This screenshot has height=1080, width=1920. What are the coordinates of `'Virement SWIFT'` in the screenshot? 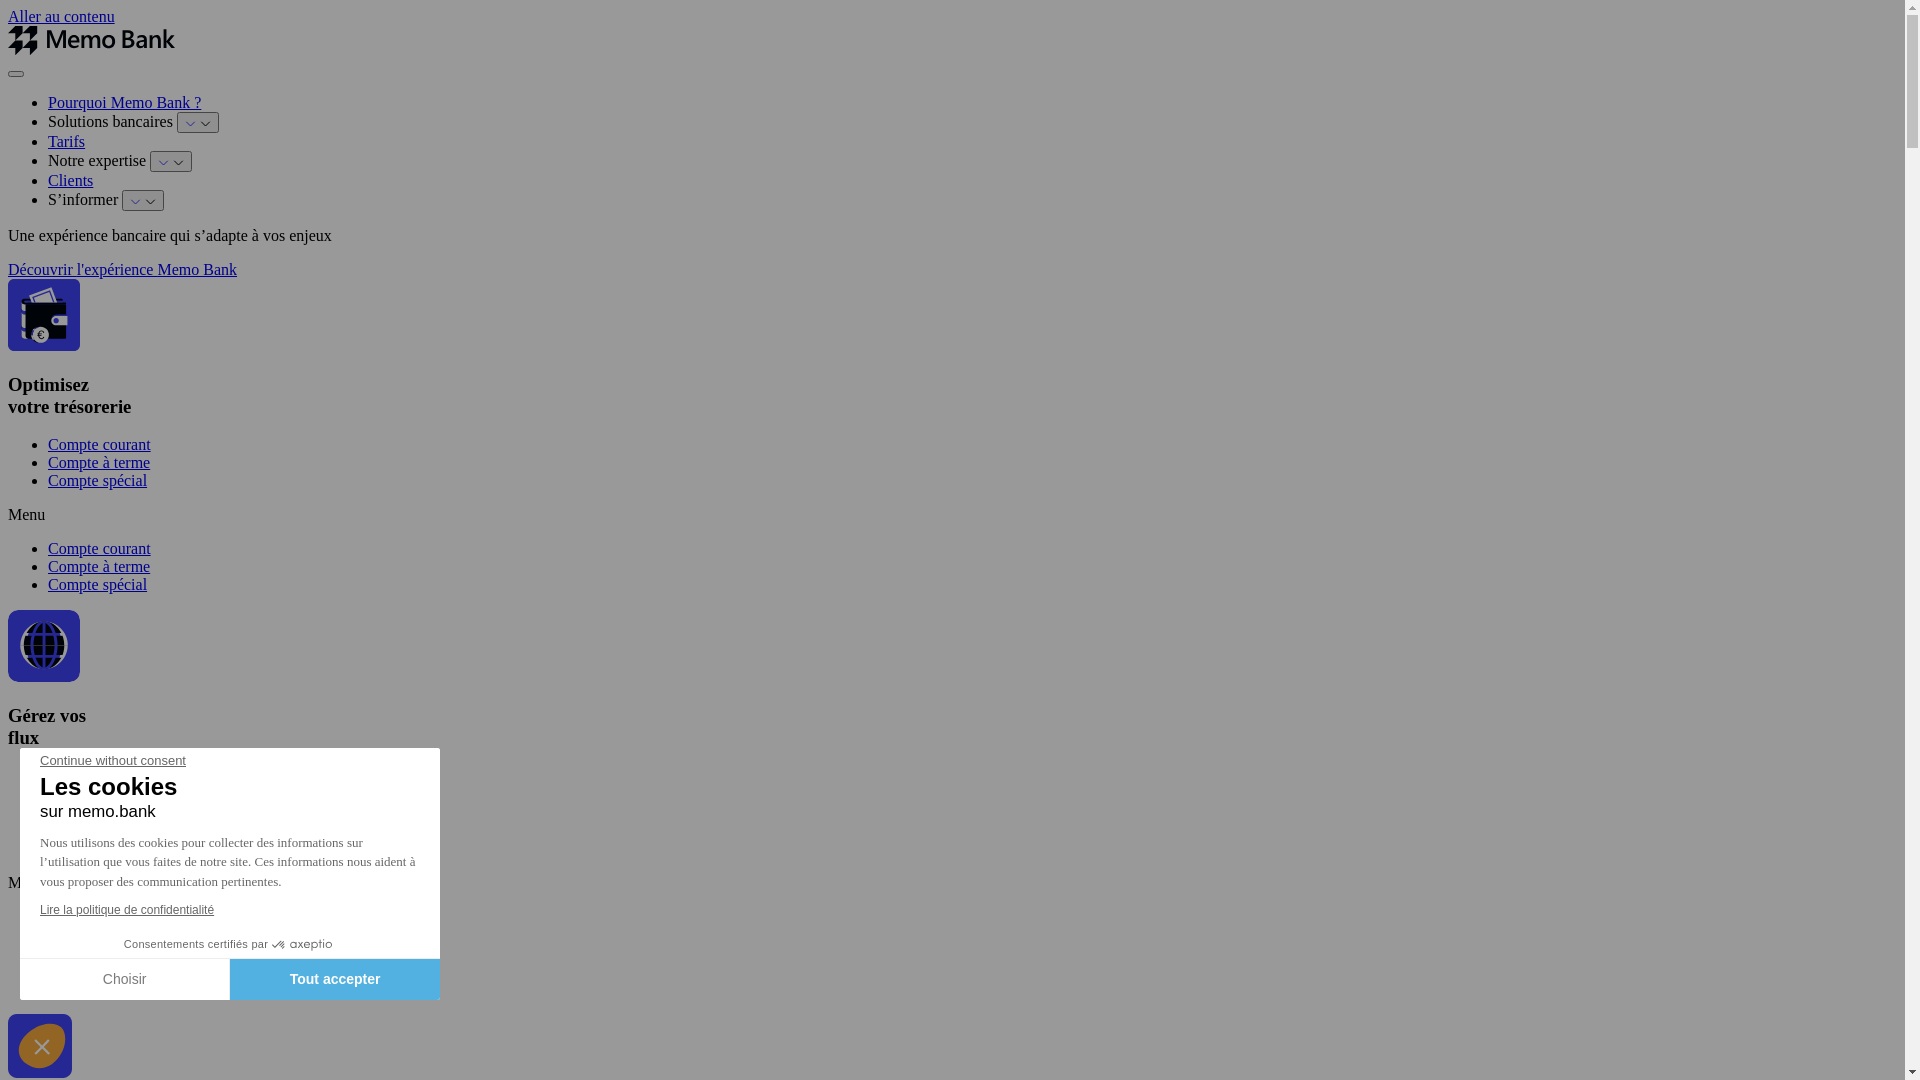 It's located at (102, 848).